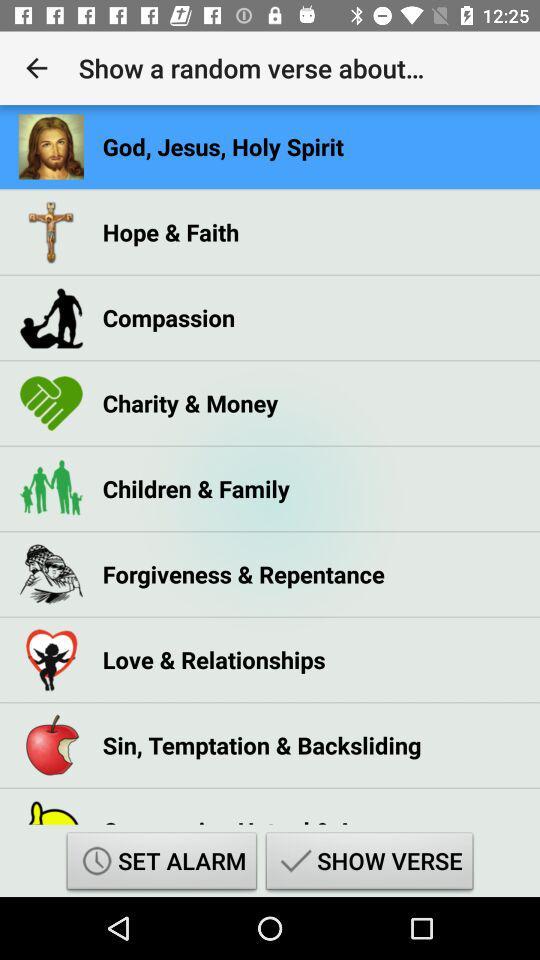 The image size is (540, 960). Describe the element at coordinates (222, 145) in the screenshot. I see `the icon below the show a random app` at that location.